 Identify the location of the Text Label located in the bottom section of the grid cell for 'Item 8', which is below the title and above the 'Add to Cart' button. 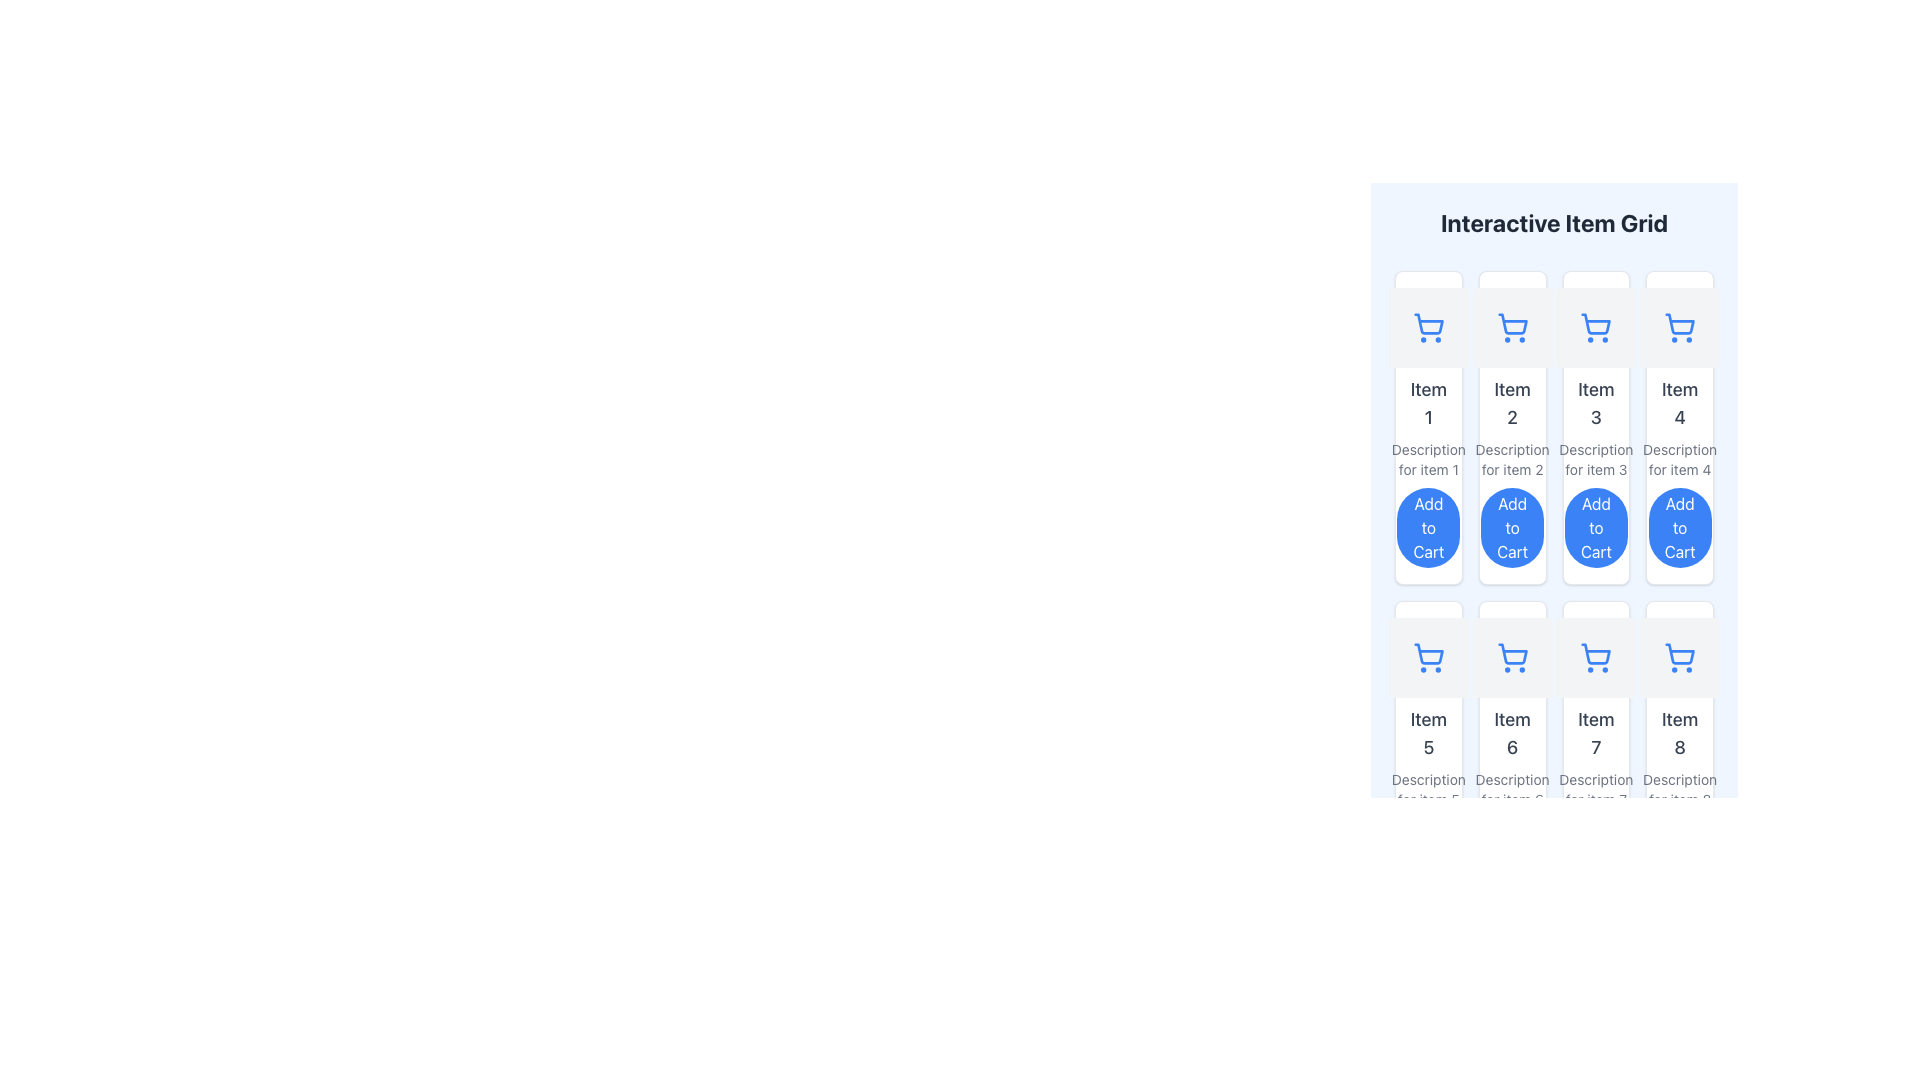
(1680, 789).